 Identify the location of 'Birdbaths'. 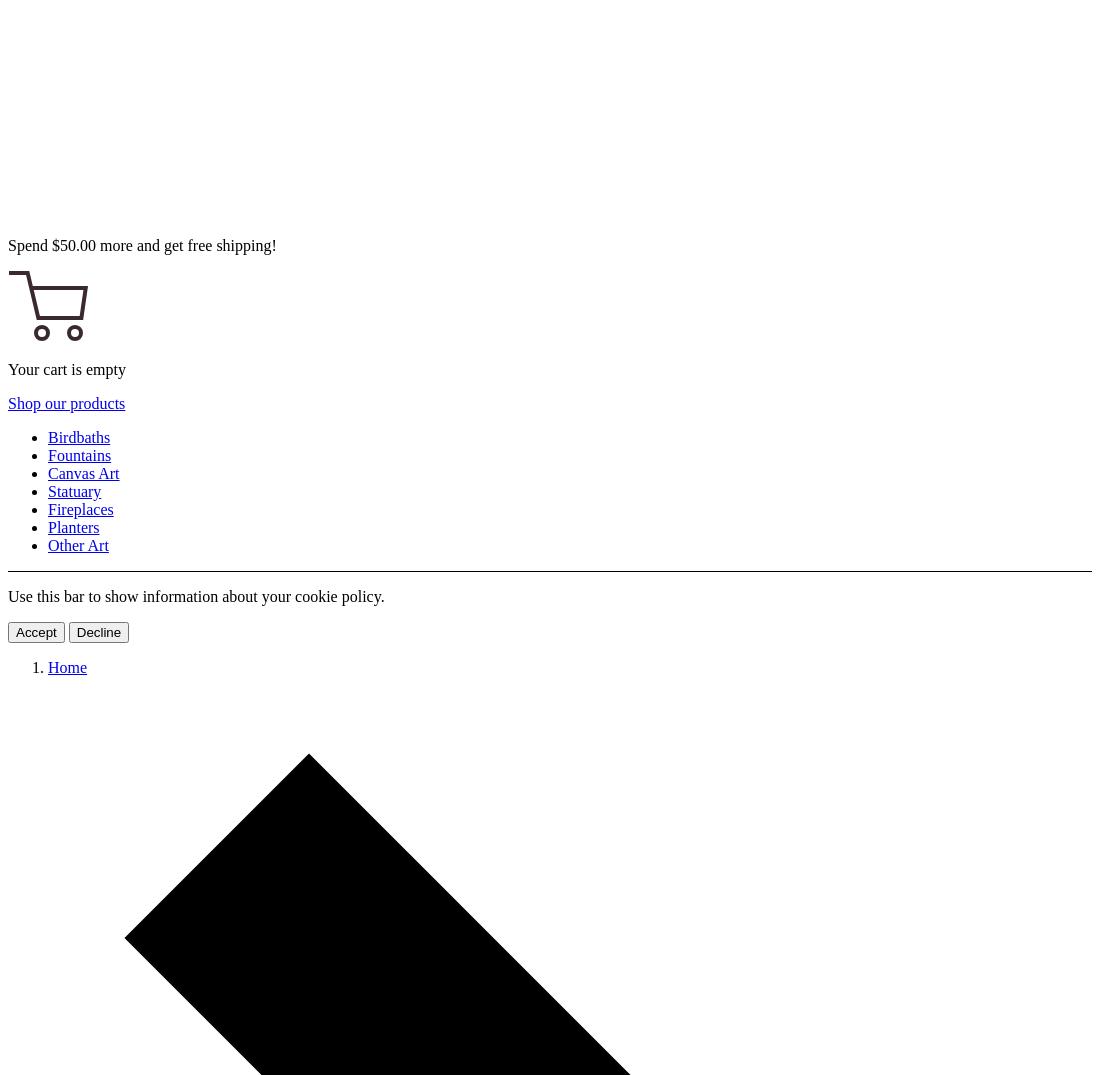
(78, 436).